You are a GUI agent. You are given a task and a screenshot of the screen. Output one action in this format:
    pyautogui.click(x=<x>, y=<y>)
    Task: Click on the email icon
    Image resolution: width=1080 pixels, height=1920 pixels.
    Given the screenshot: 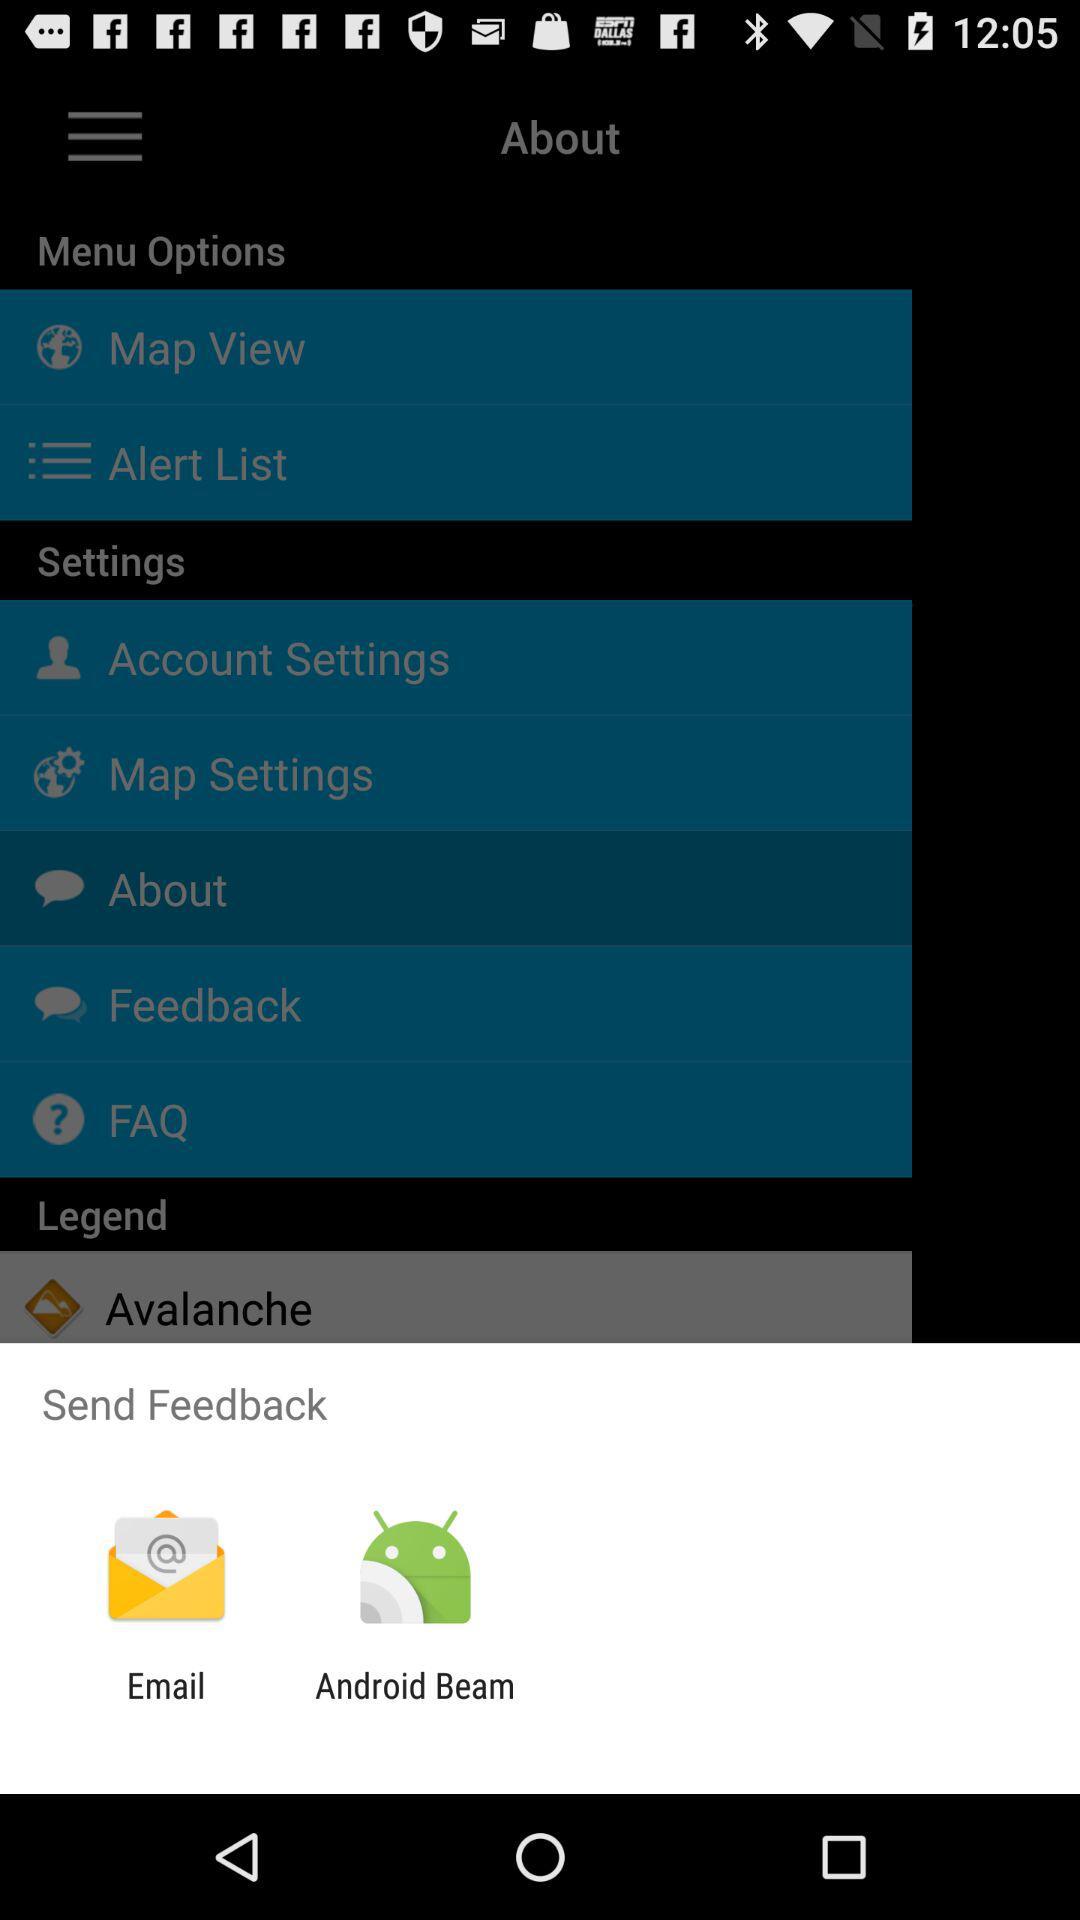 What is the action you would take?
    pyautogui.click(x=165, y=1705)
    